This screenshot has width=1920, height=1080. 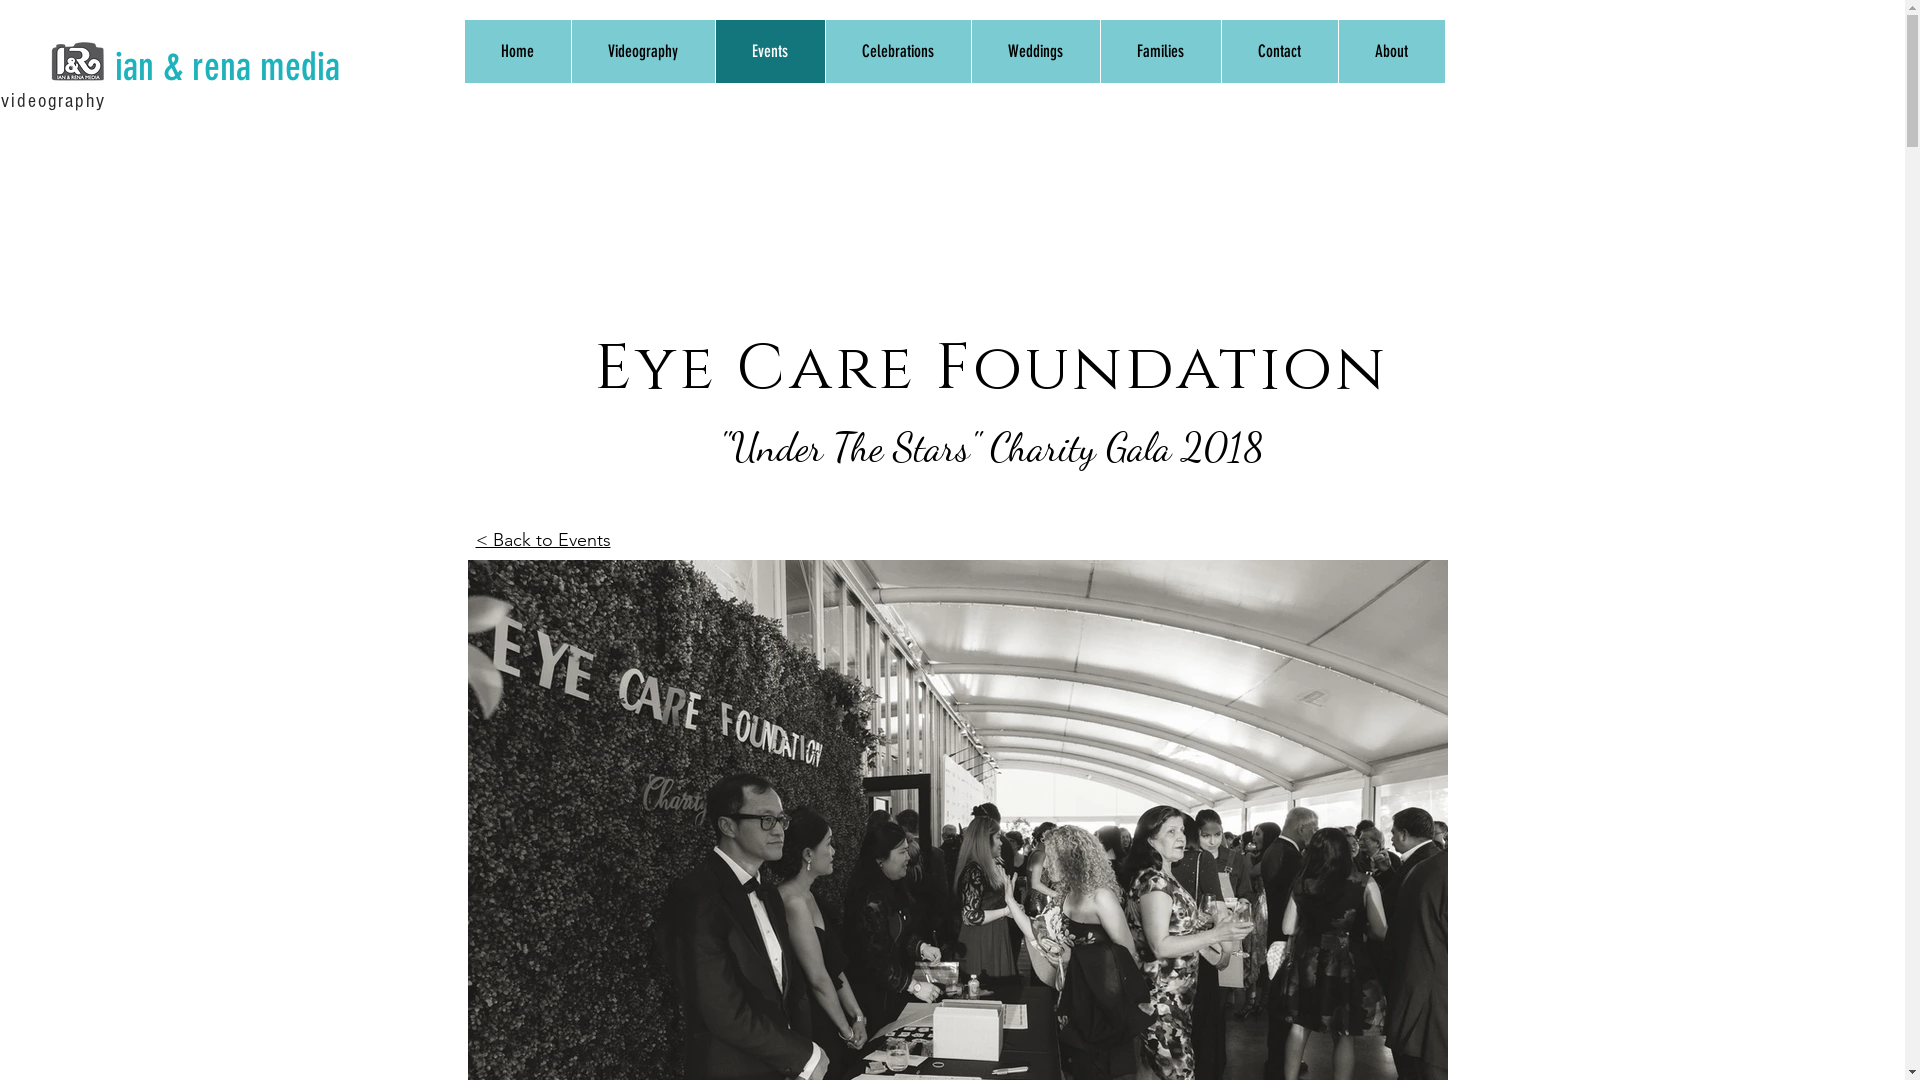 I want to click on '< Back to Events', so click(x=543, y=540).